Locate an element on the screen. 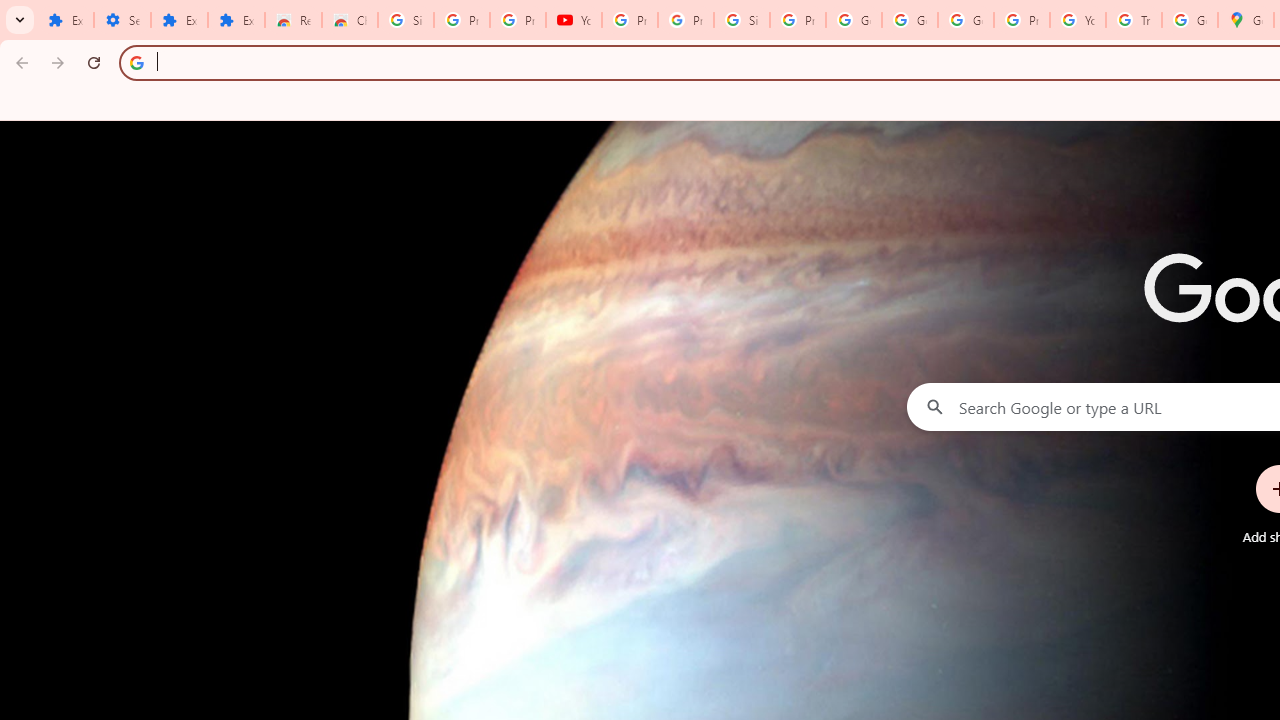 The image size is (1280, 720). 'Reviews: Helix Fruit Jump Arcade Game' is located at coordinates (292, 20).